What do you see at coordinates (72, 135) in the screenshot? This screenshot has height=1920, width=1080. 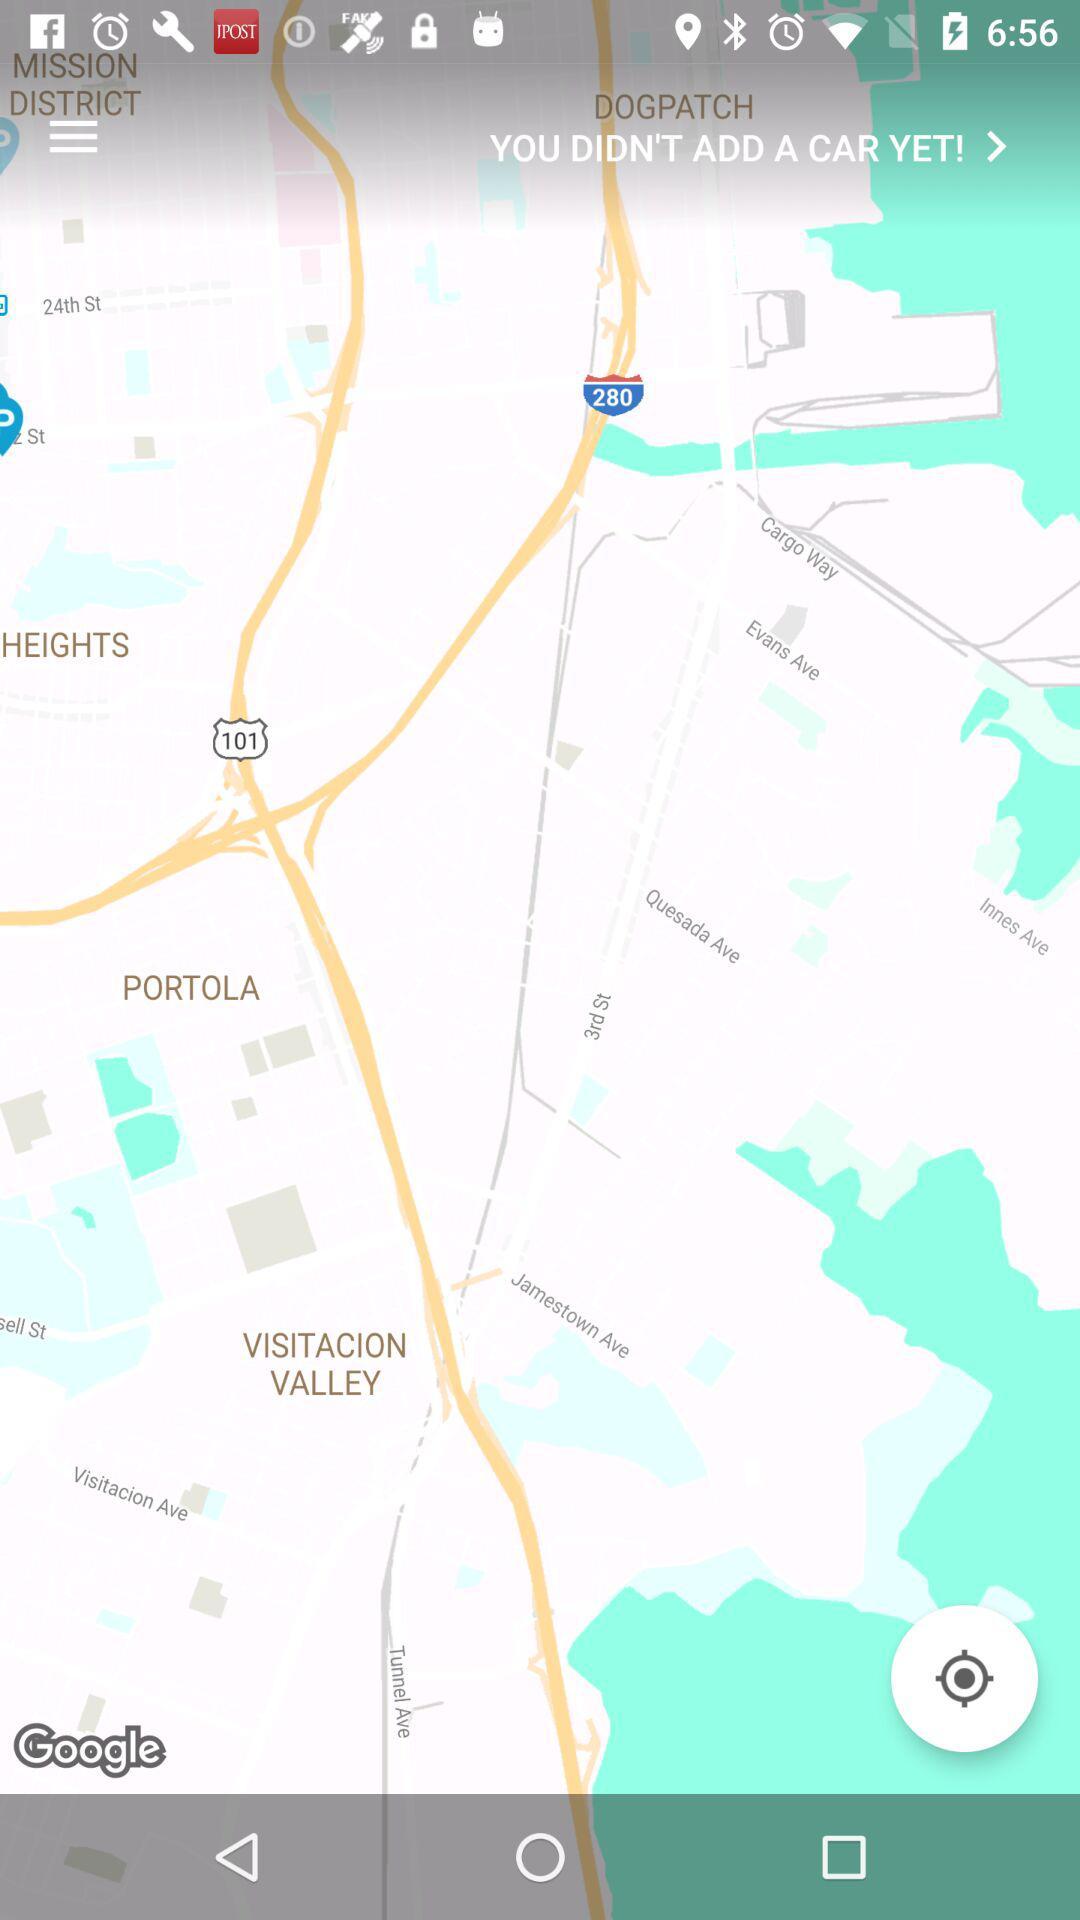 I see `the icon at the top left corner` at bounding box center [72, 135].